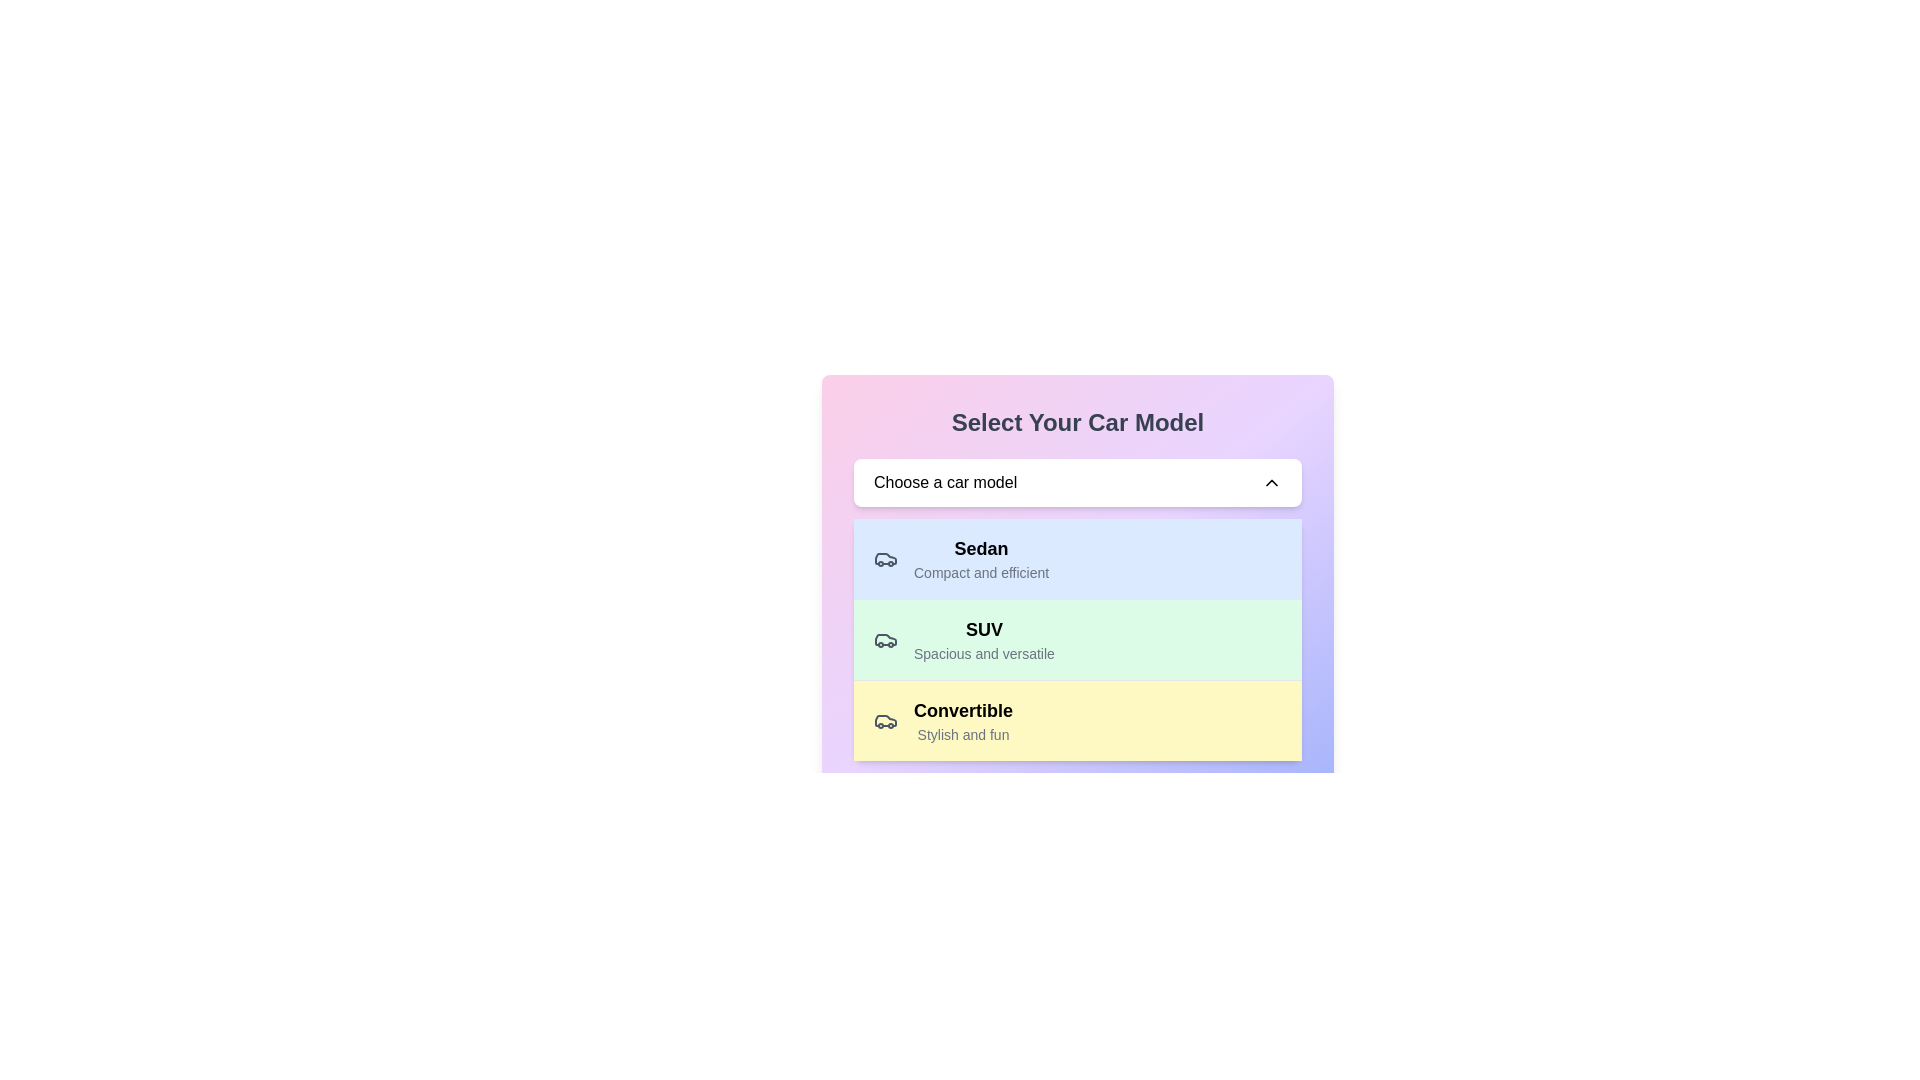 This screenshot has width=1920, height=1080. I want to click on the dropdown menu for car model selection located beneath 'Select Your Car Model', so click(1077, 482).